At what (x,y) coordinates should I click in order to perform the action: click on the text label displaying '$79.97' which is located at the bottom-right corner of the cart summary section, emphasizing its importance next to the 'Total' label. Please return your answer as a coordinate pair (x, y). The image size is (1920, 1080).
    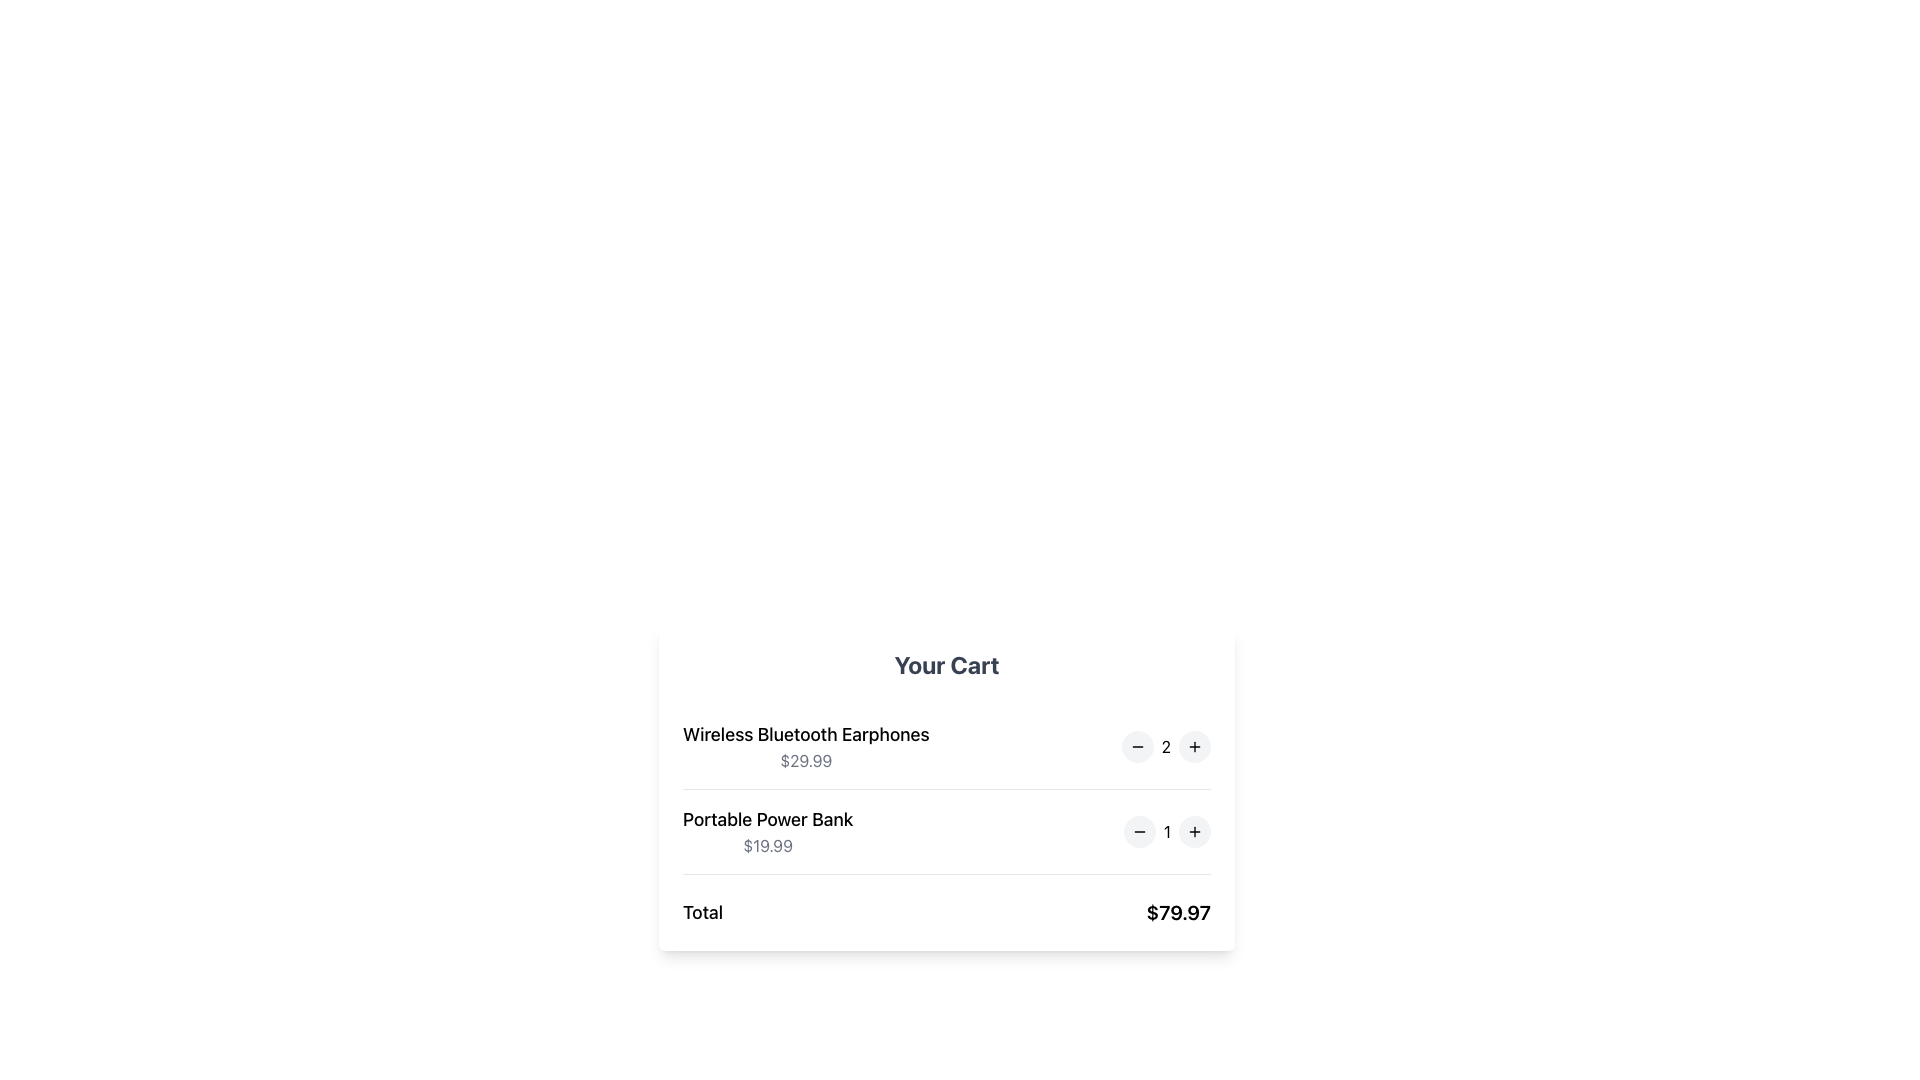
    Looking at the image, I should click on (1178, 913).